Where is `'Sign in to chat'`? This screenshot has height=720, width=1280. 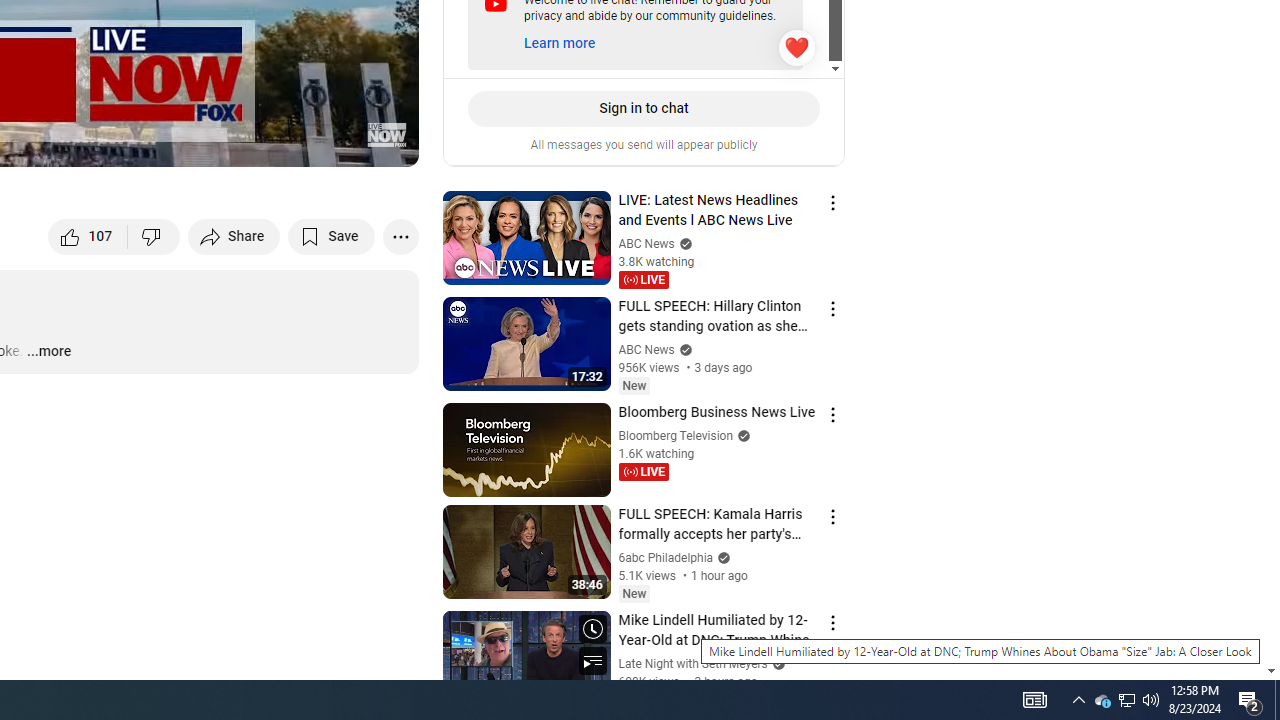
'Sign in to chat' is located at coordinates (643, 108).